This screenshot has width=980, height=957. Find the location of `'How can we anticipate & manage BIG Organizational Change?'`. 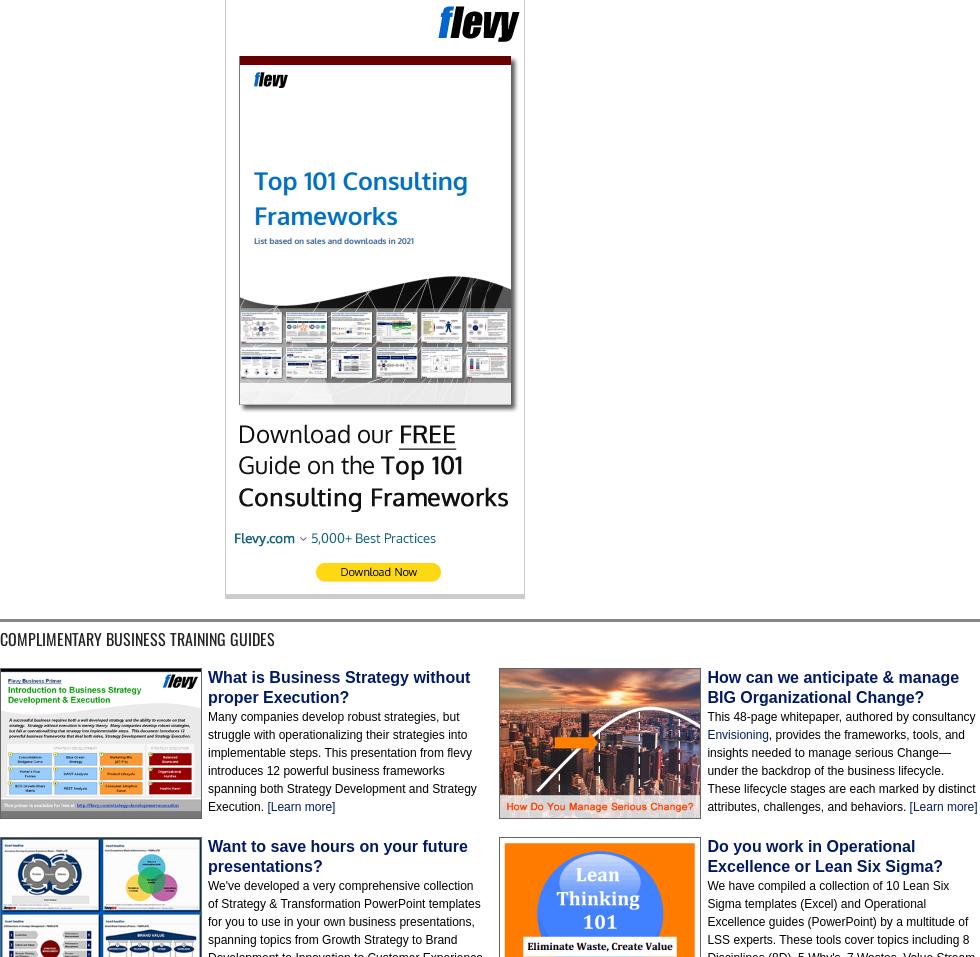

'How can we anticipate & manage BIG Organizational Change?' is located at coordinates (706, 687).